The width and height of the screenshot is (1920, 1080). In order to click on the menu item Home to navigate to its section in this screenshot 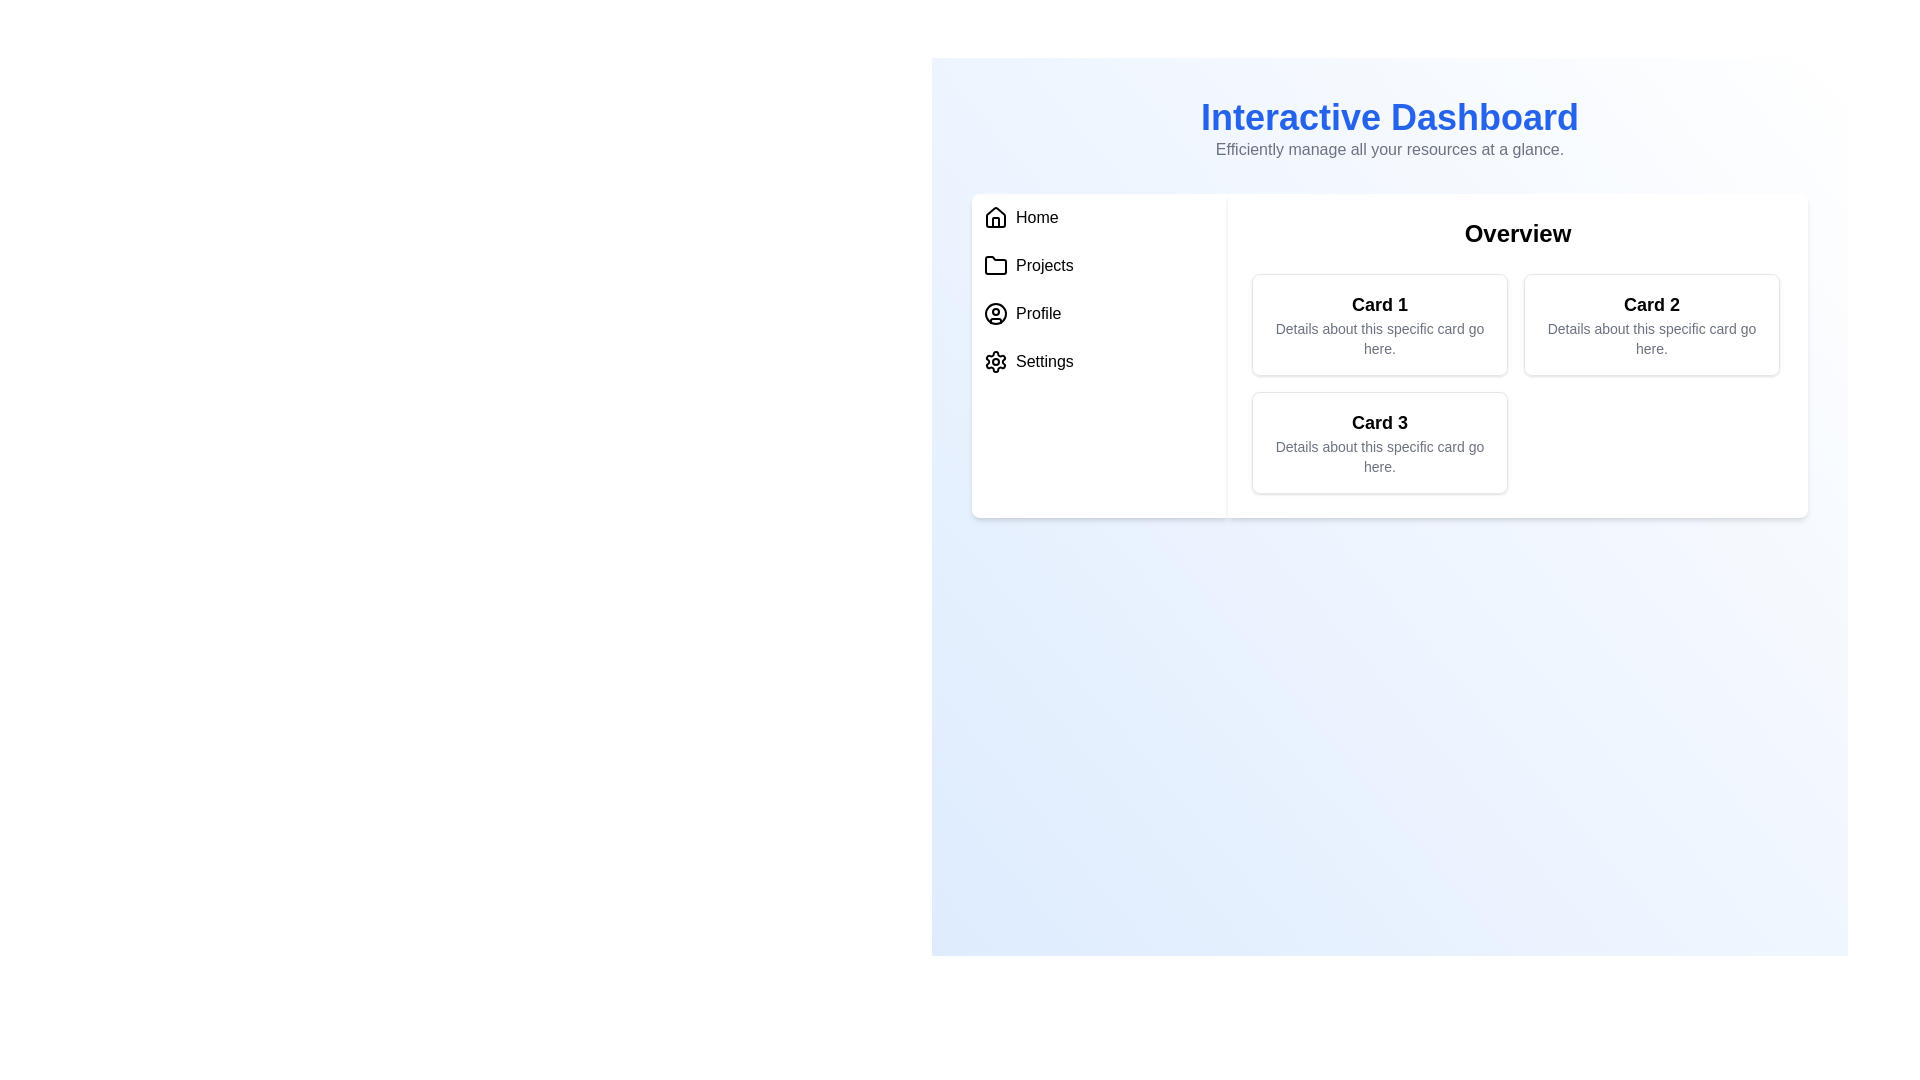, I will do `click(1098, 218)`.